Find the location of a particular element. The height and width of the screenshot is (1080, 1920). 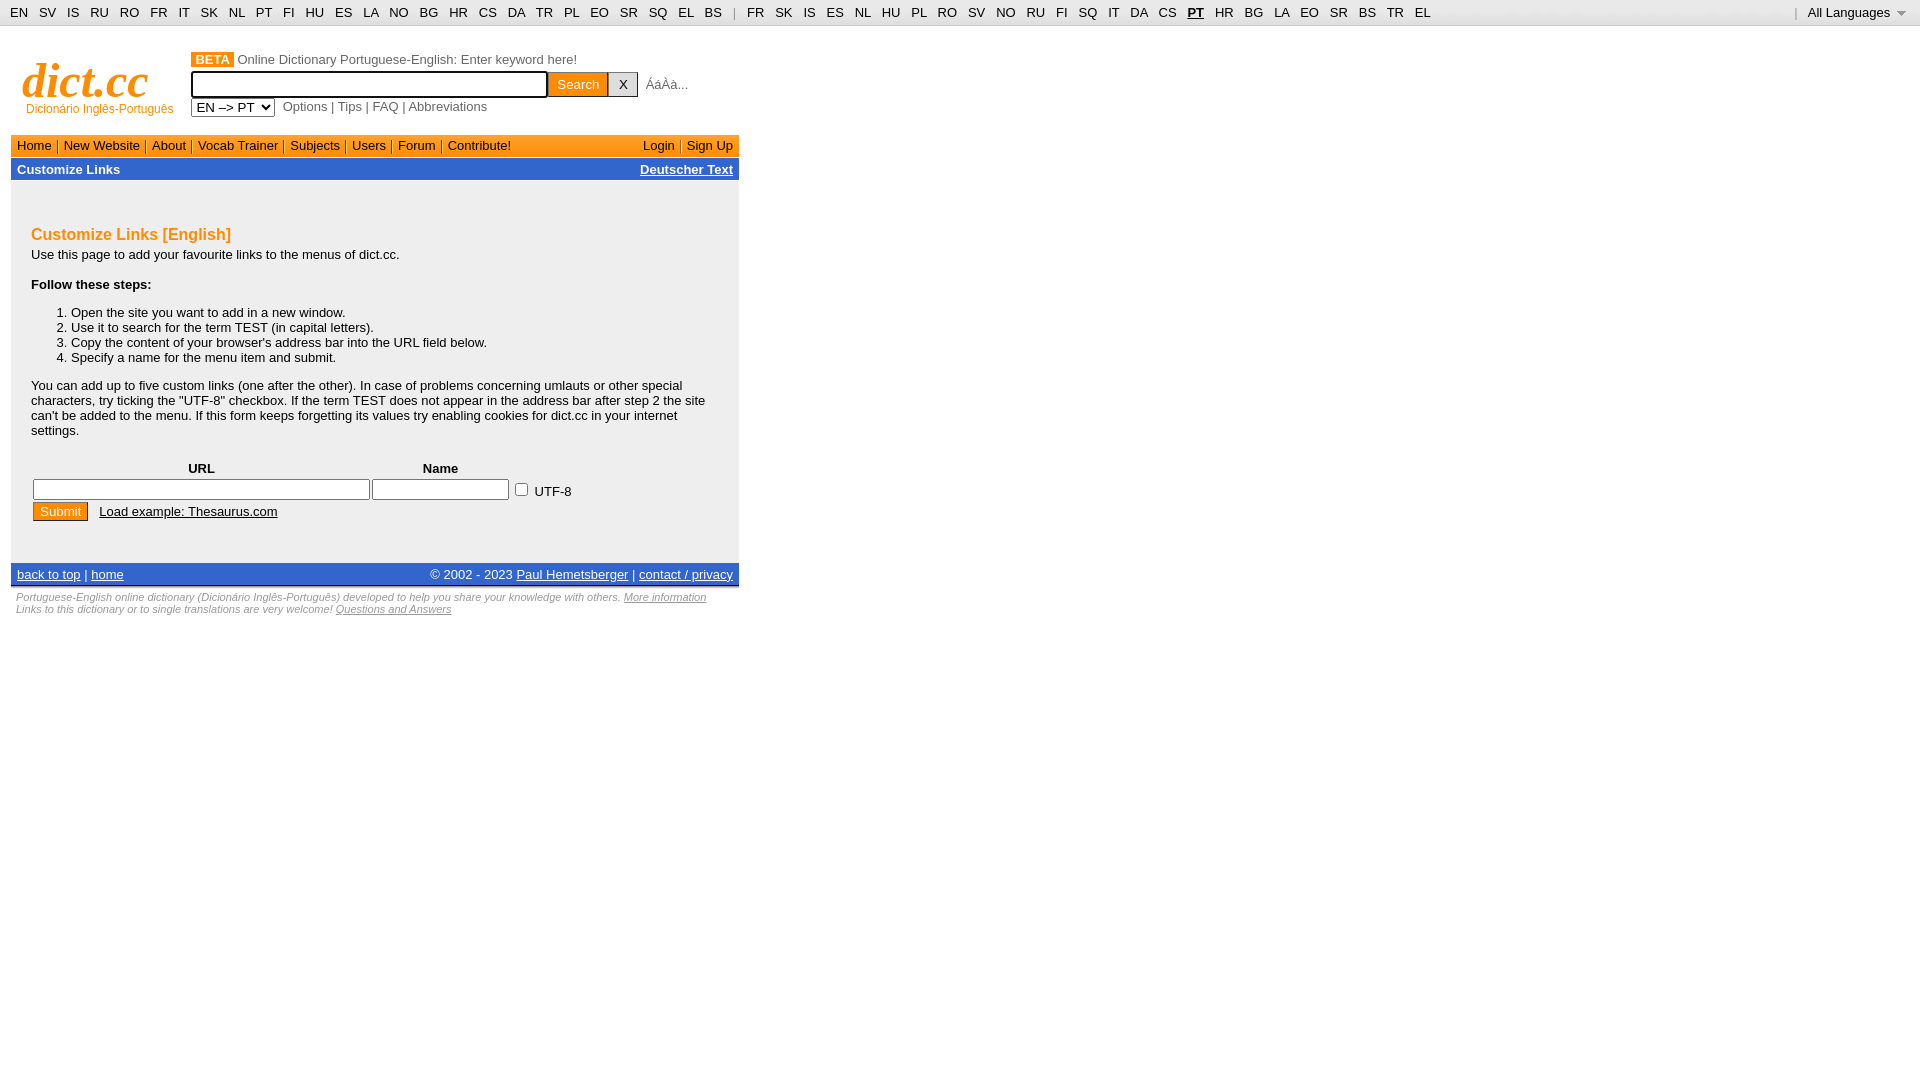

'Paul Hemetsberger' is located at coordinates (570, 573).